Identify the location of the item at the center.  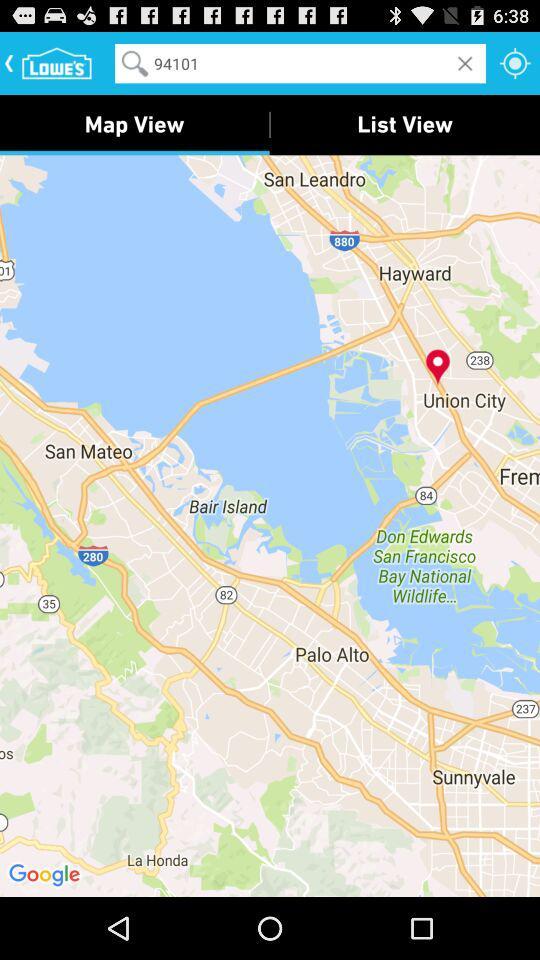
(270, 524).